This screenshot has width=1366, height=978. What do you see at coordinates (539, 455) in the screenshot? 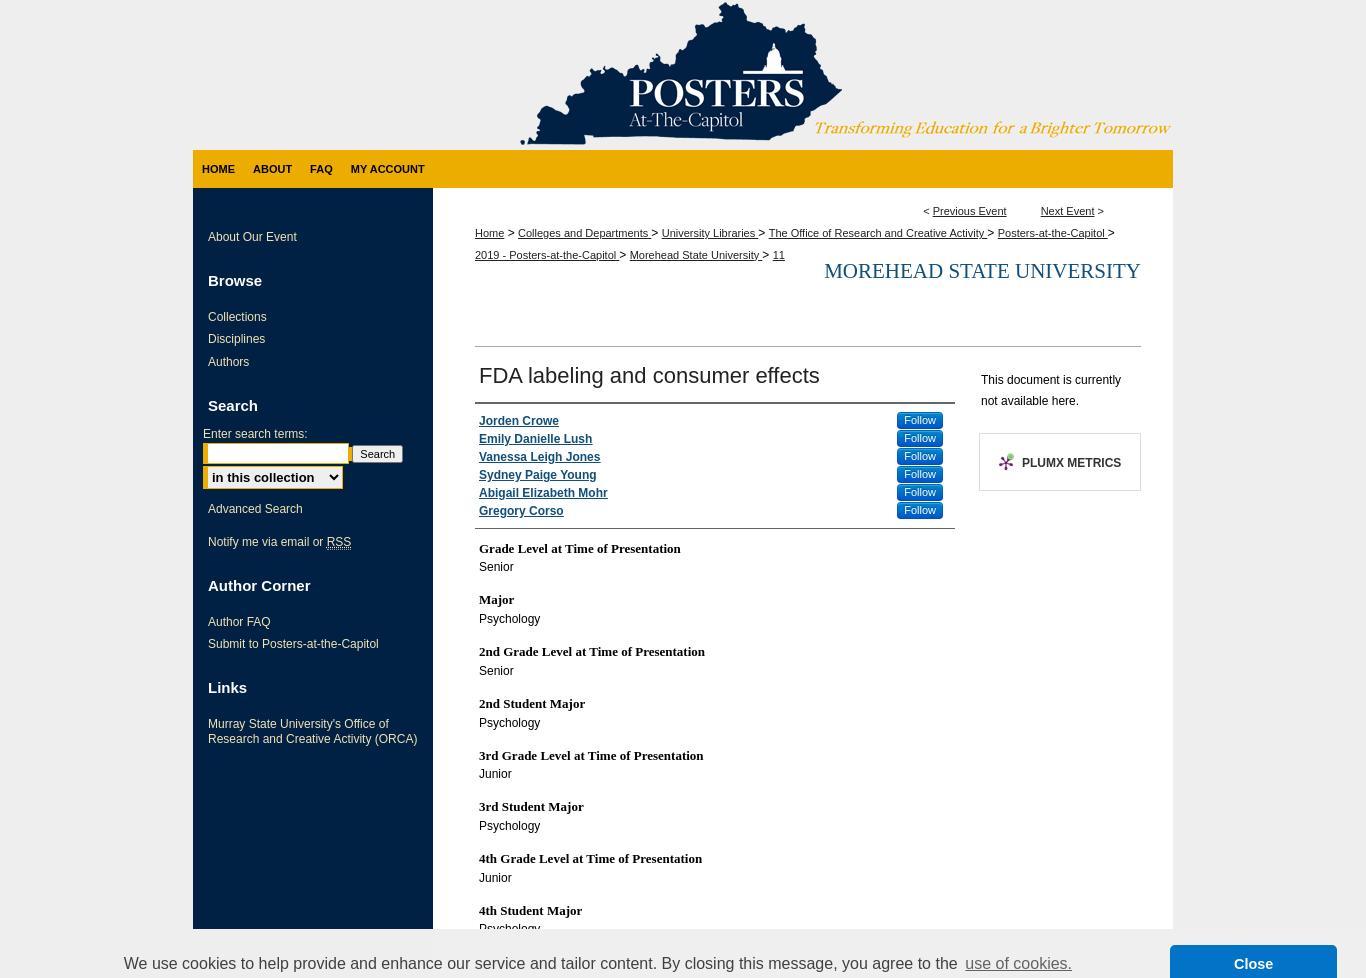
I see `'Vanessa Leigh Jones'` at bounding box center [539, 455].